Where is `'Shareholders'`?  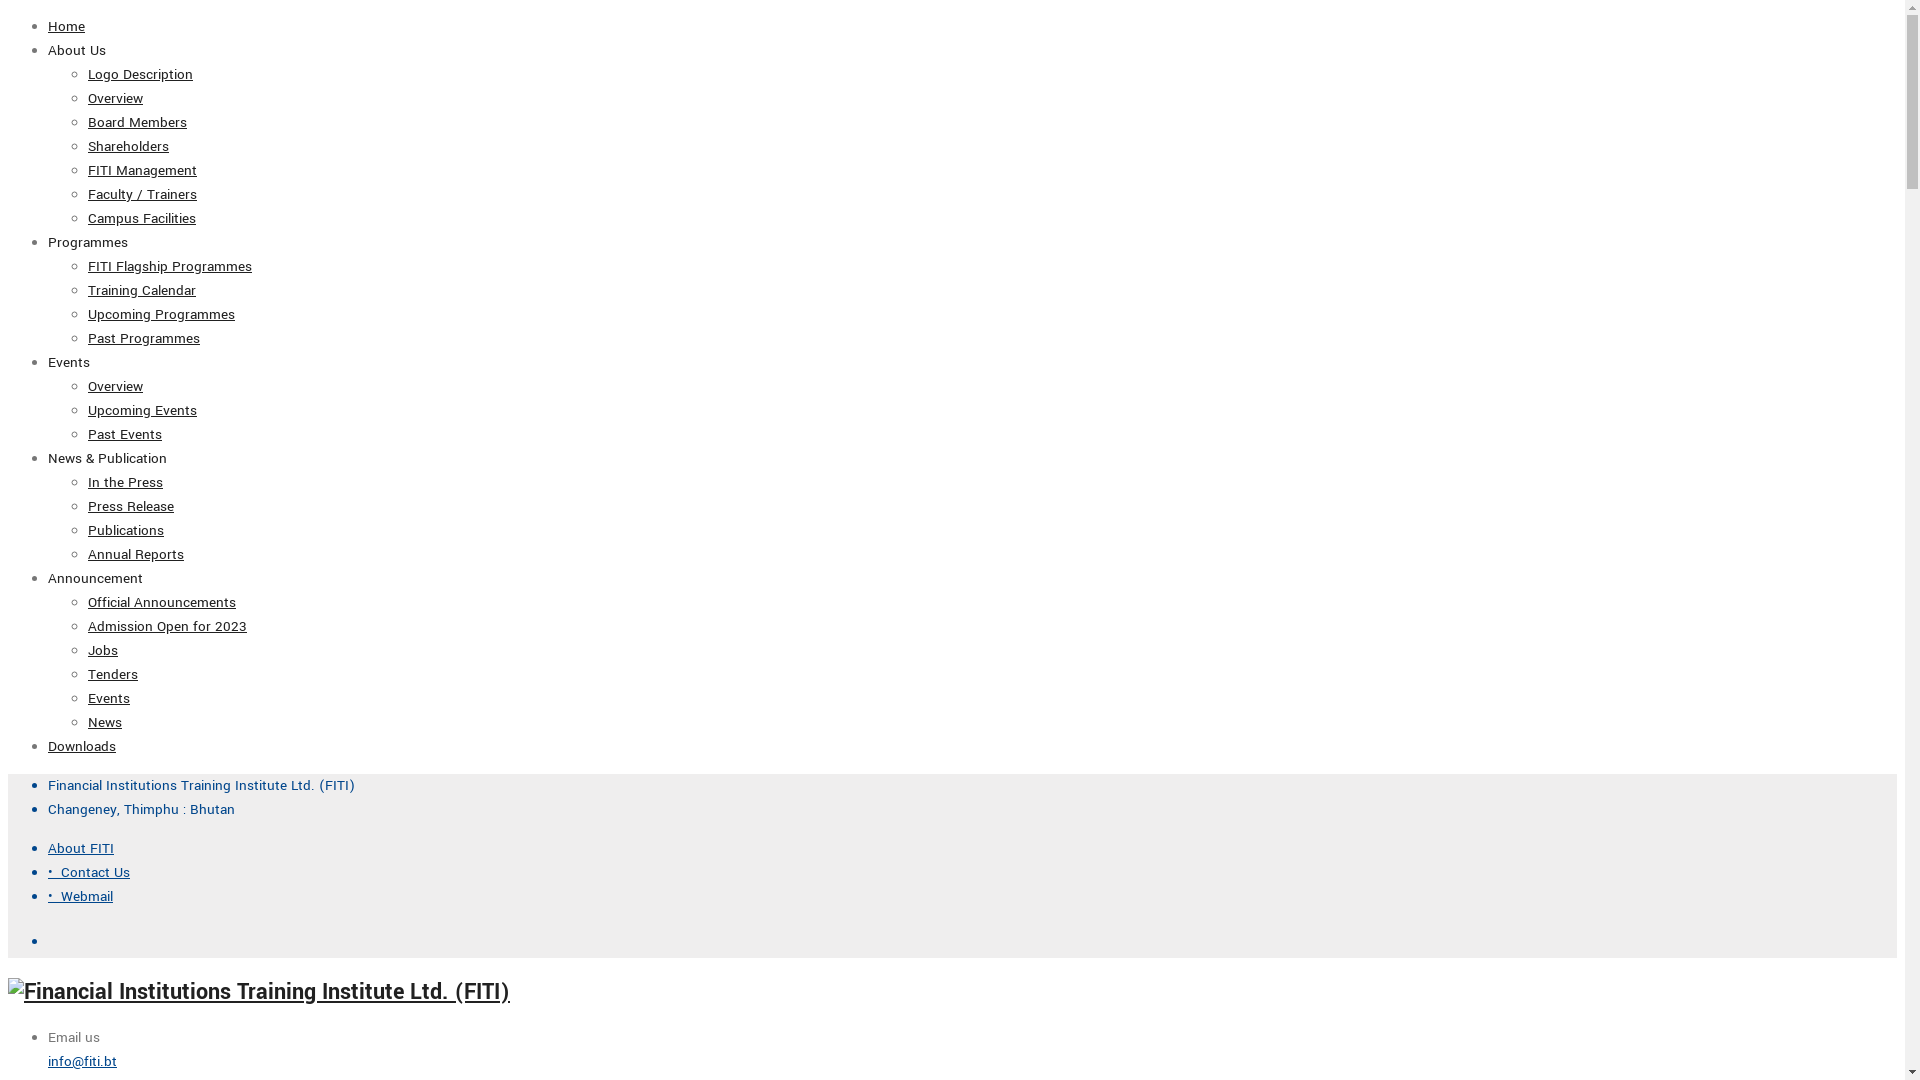
'Shareholders' is located at coordinates (127, 145).